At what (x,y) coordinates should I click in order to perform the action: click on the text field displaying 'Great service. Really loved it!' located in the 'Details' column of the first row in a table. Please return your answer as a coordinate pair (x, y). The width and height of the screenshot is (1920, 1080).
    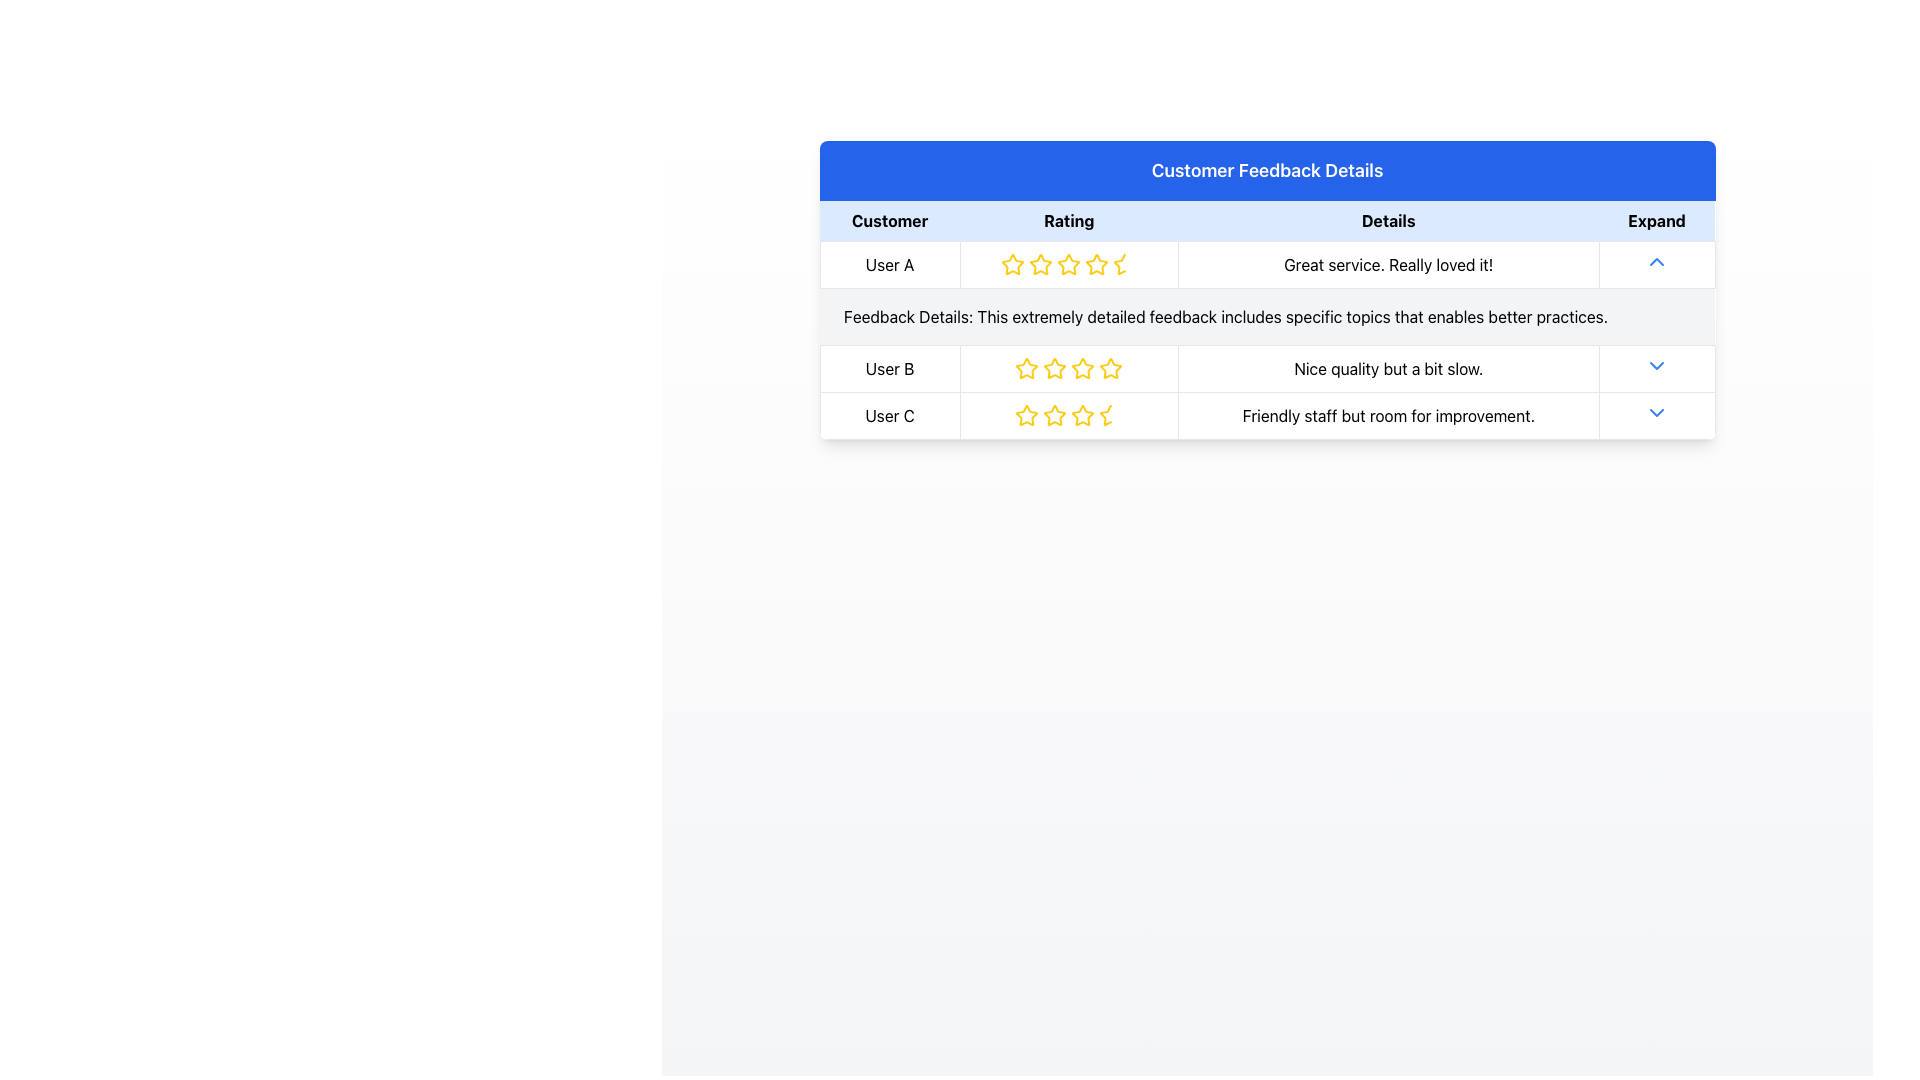
    Looking at the image, I should click on (1387, 264).